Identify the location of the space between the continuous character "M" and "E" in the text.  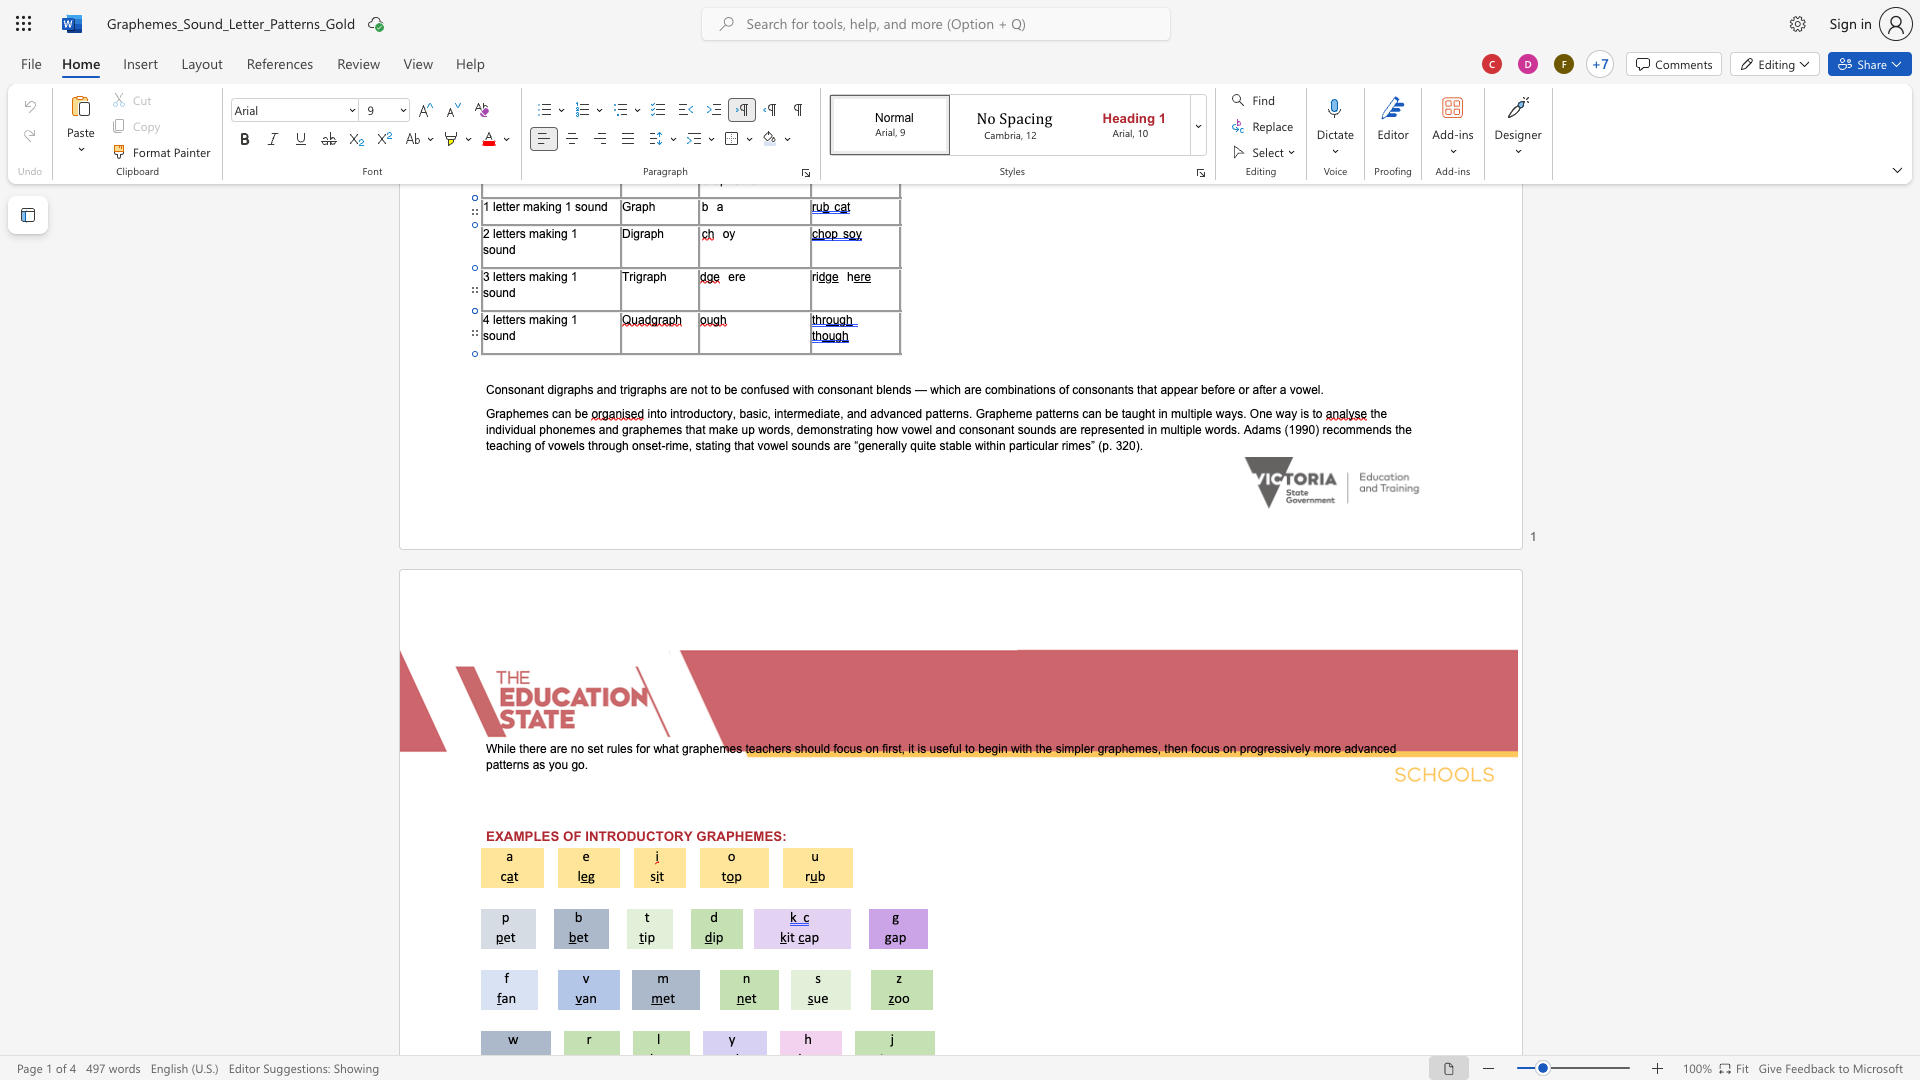
(762, 836).